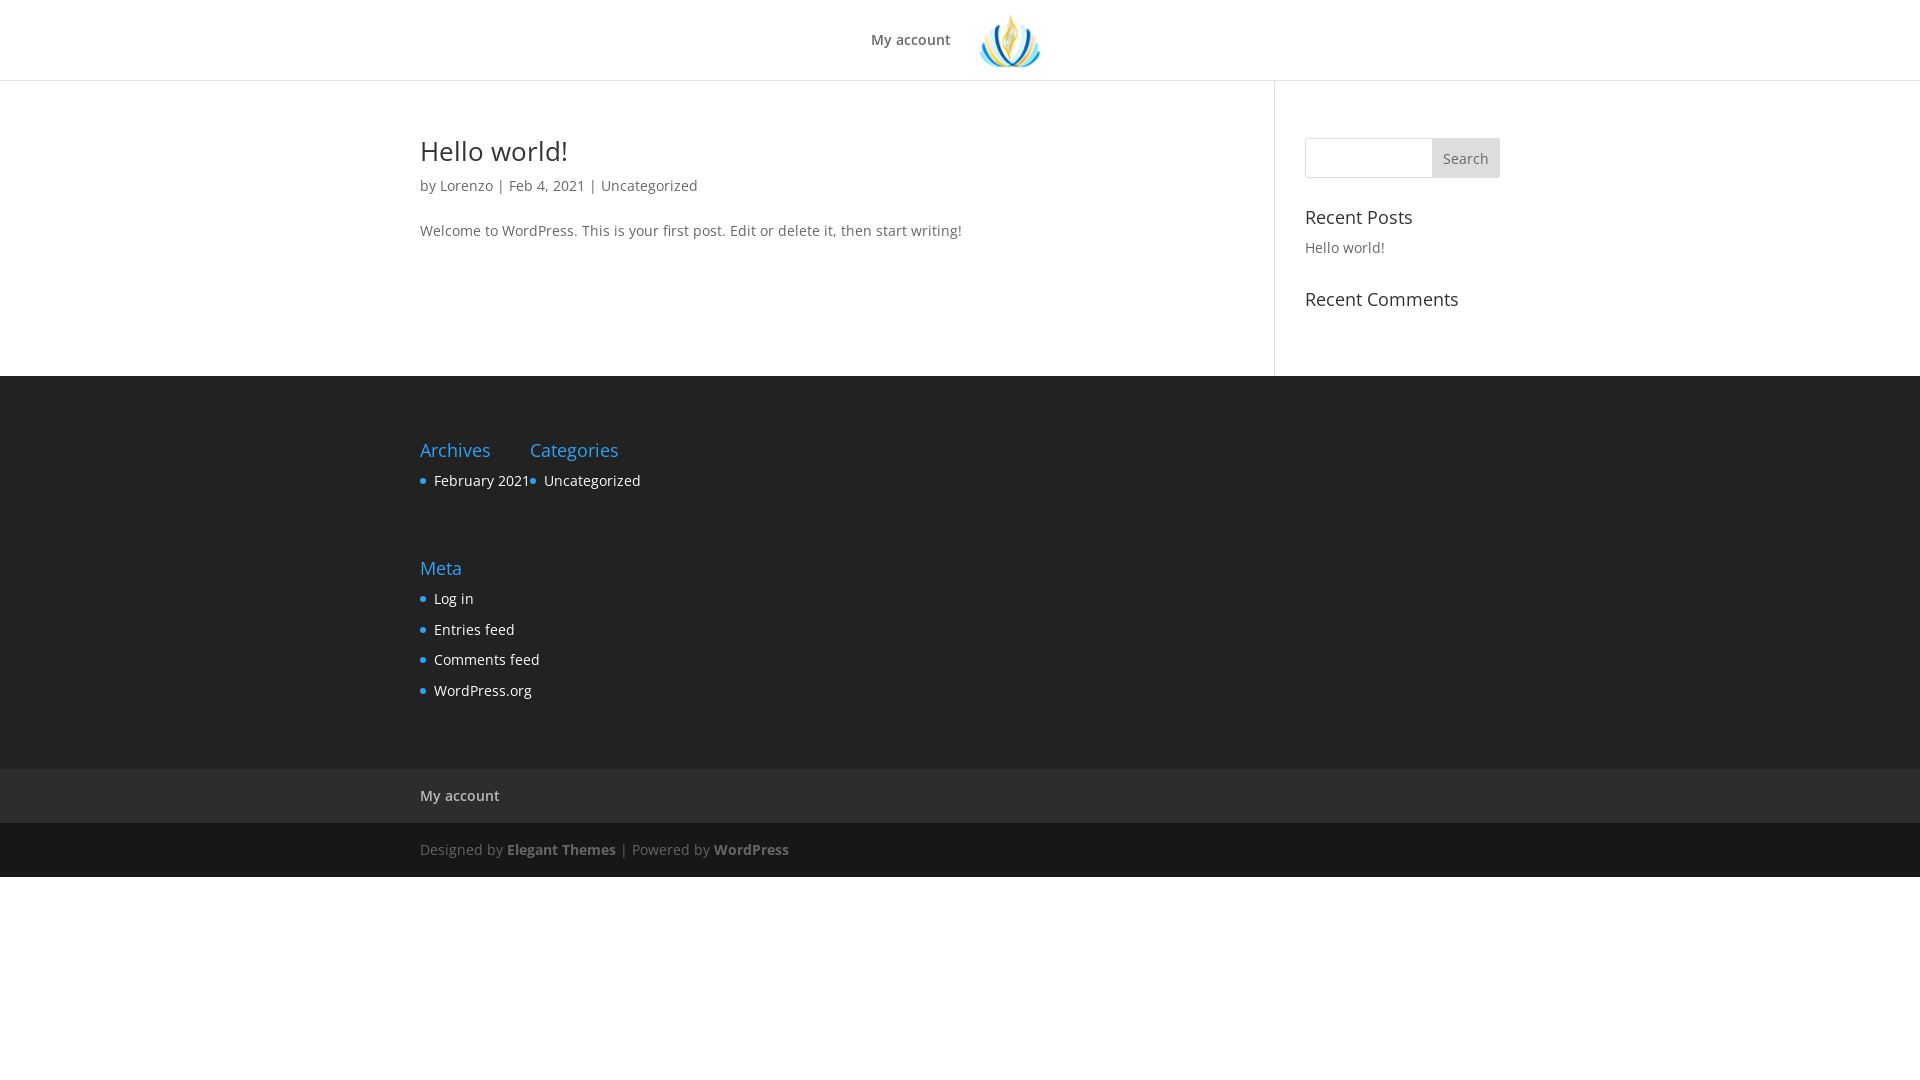  Describe the element at coordinates (453, 597) in the screenshot. I see `'Log in'` at that location.